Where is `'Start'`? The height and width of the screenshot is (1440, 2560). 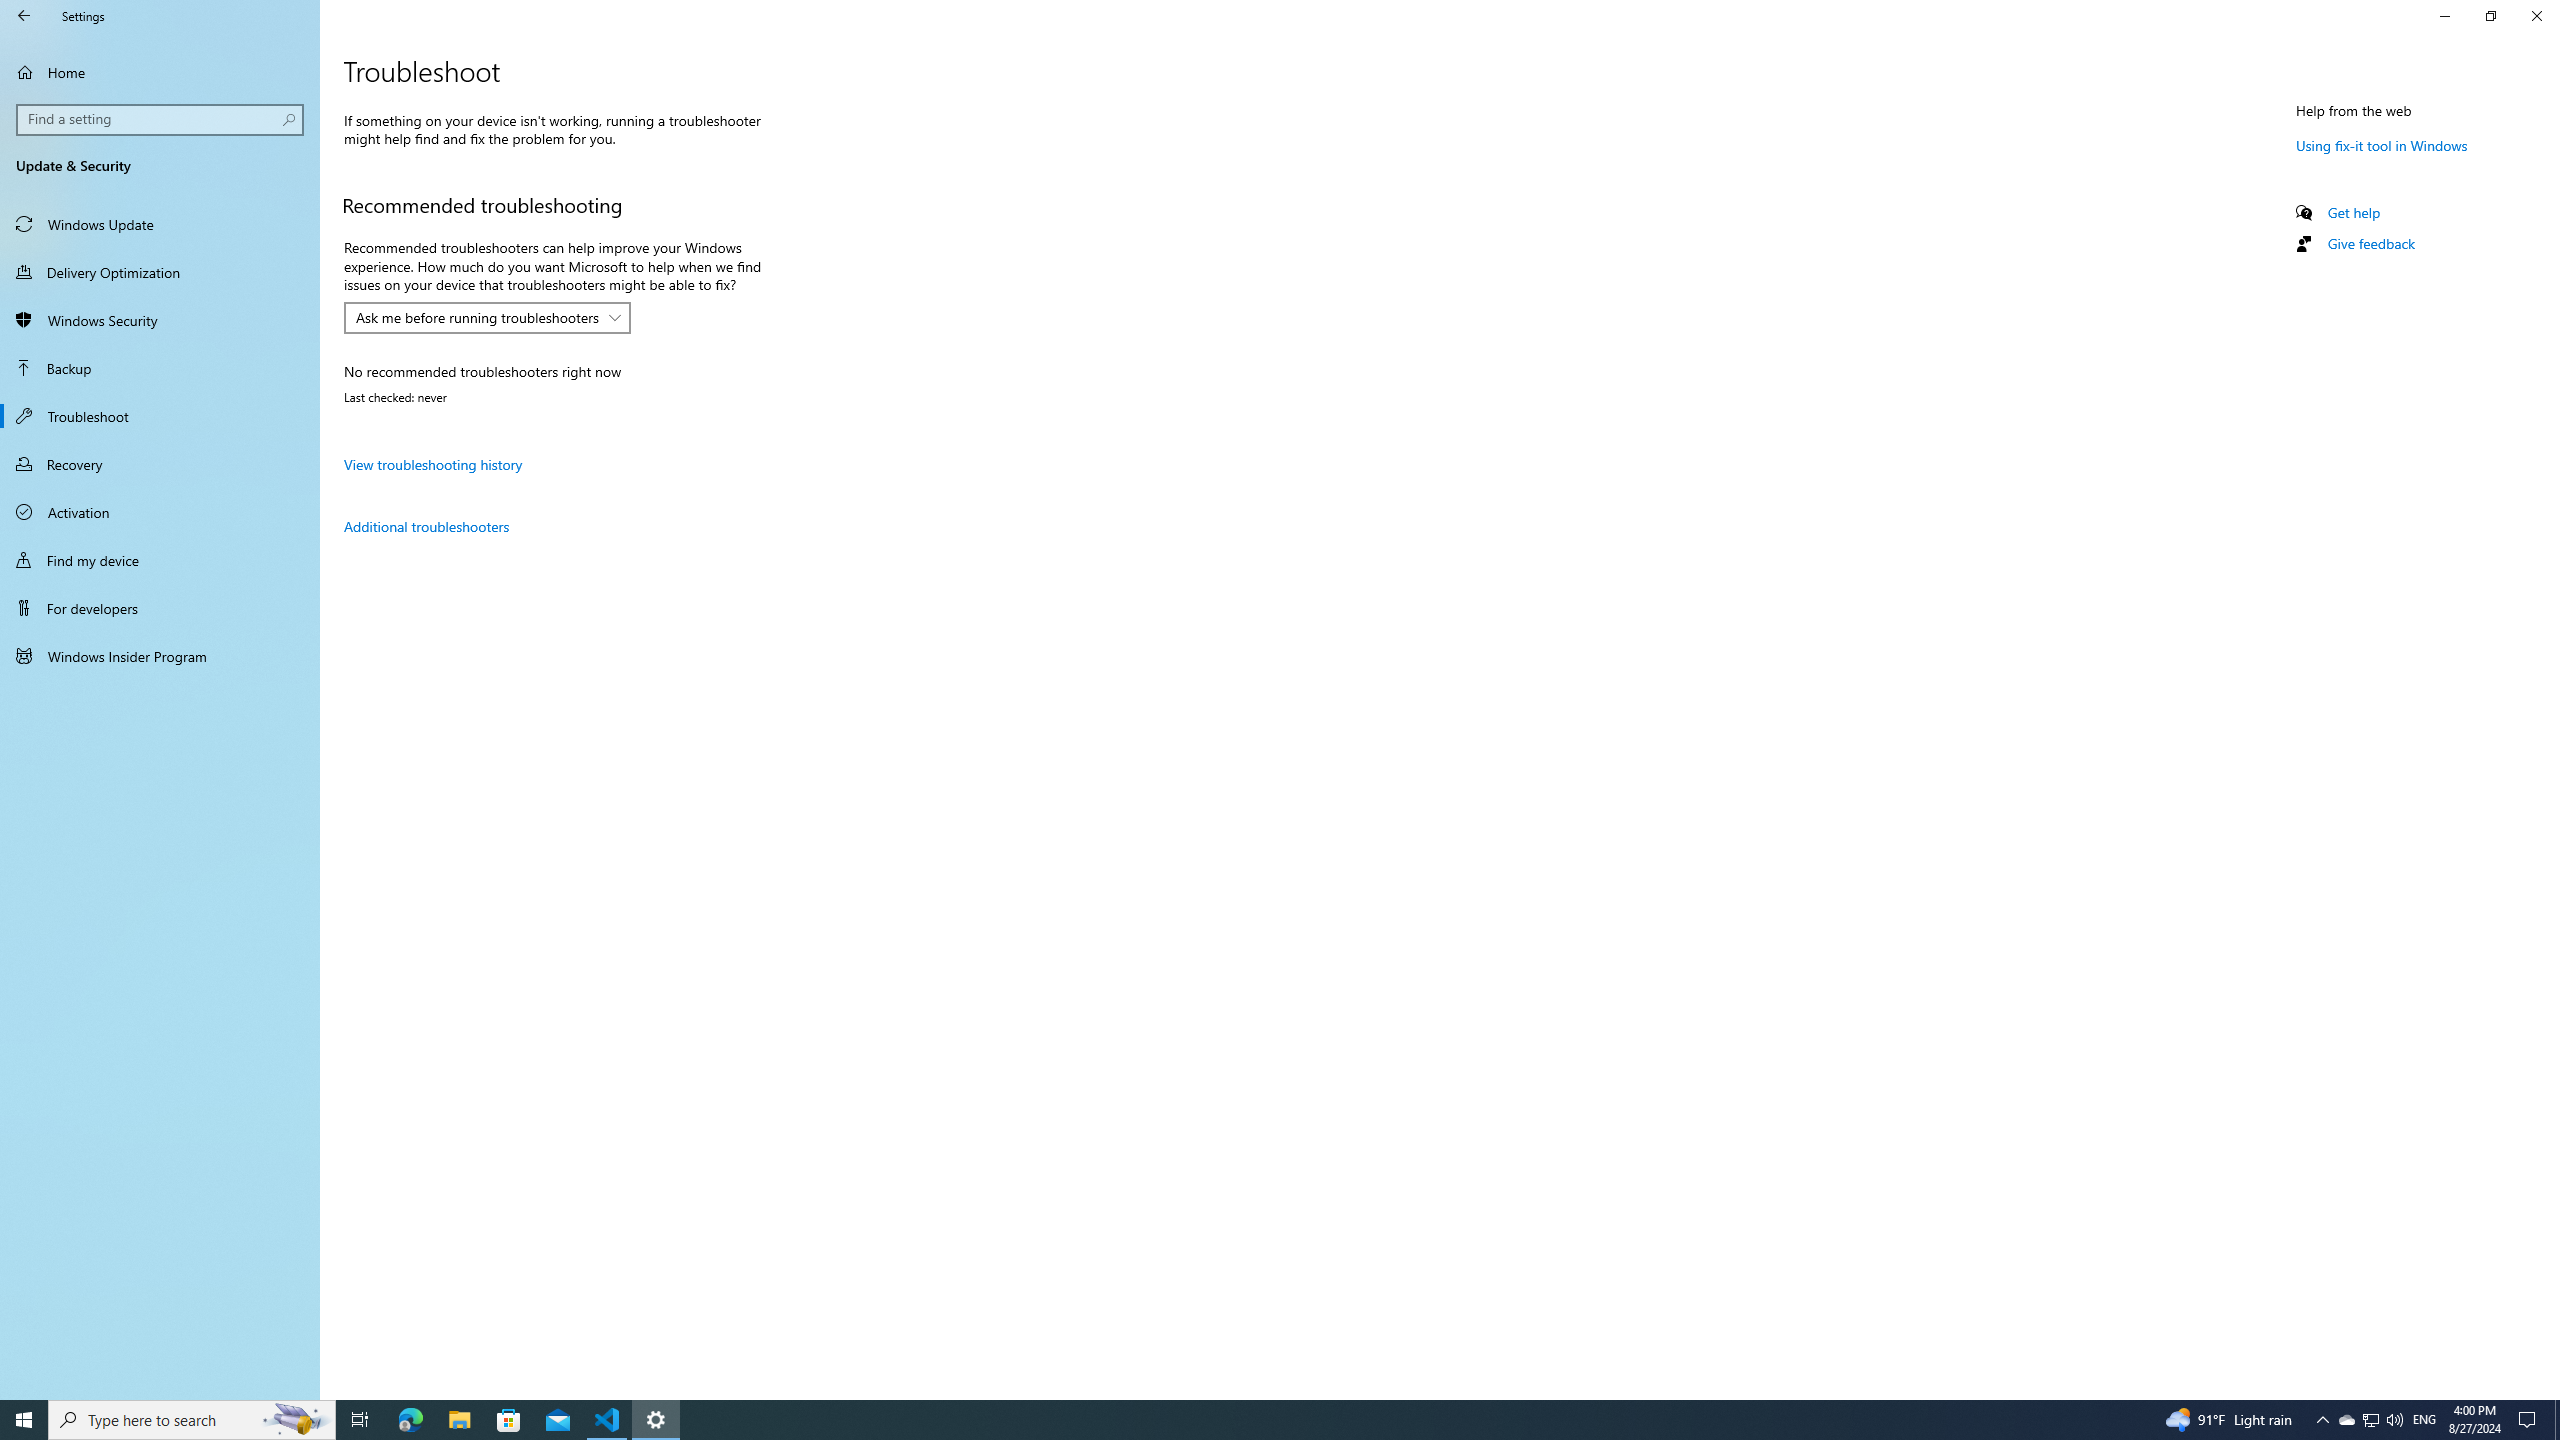 'Start' is located at coordinates (24, 1418).